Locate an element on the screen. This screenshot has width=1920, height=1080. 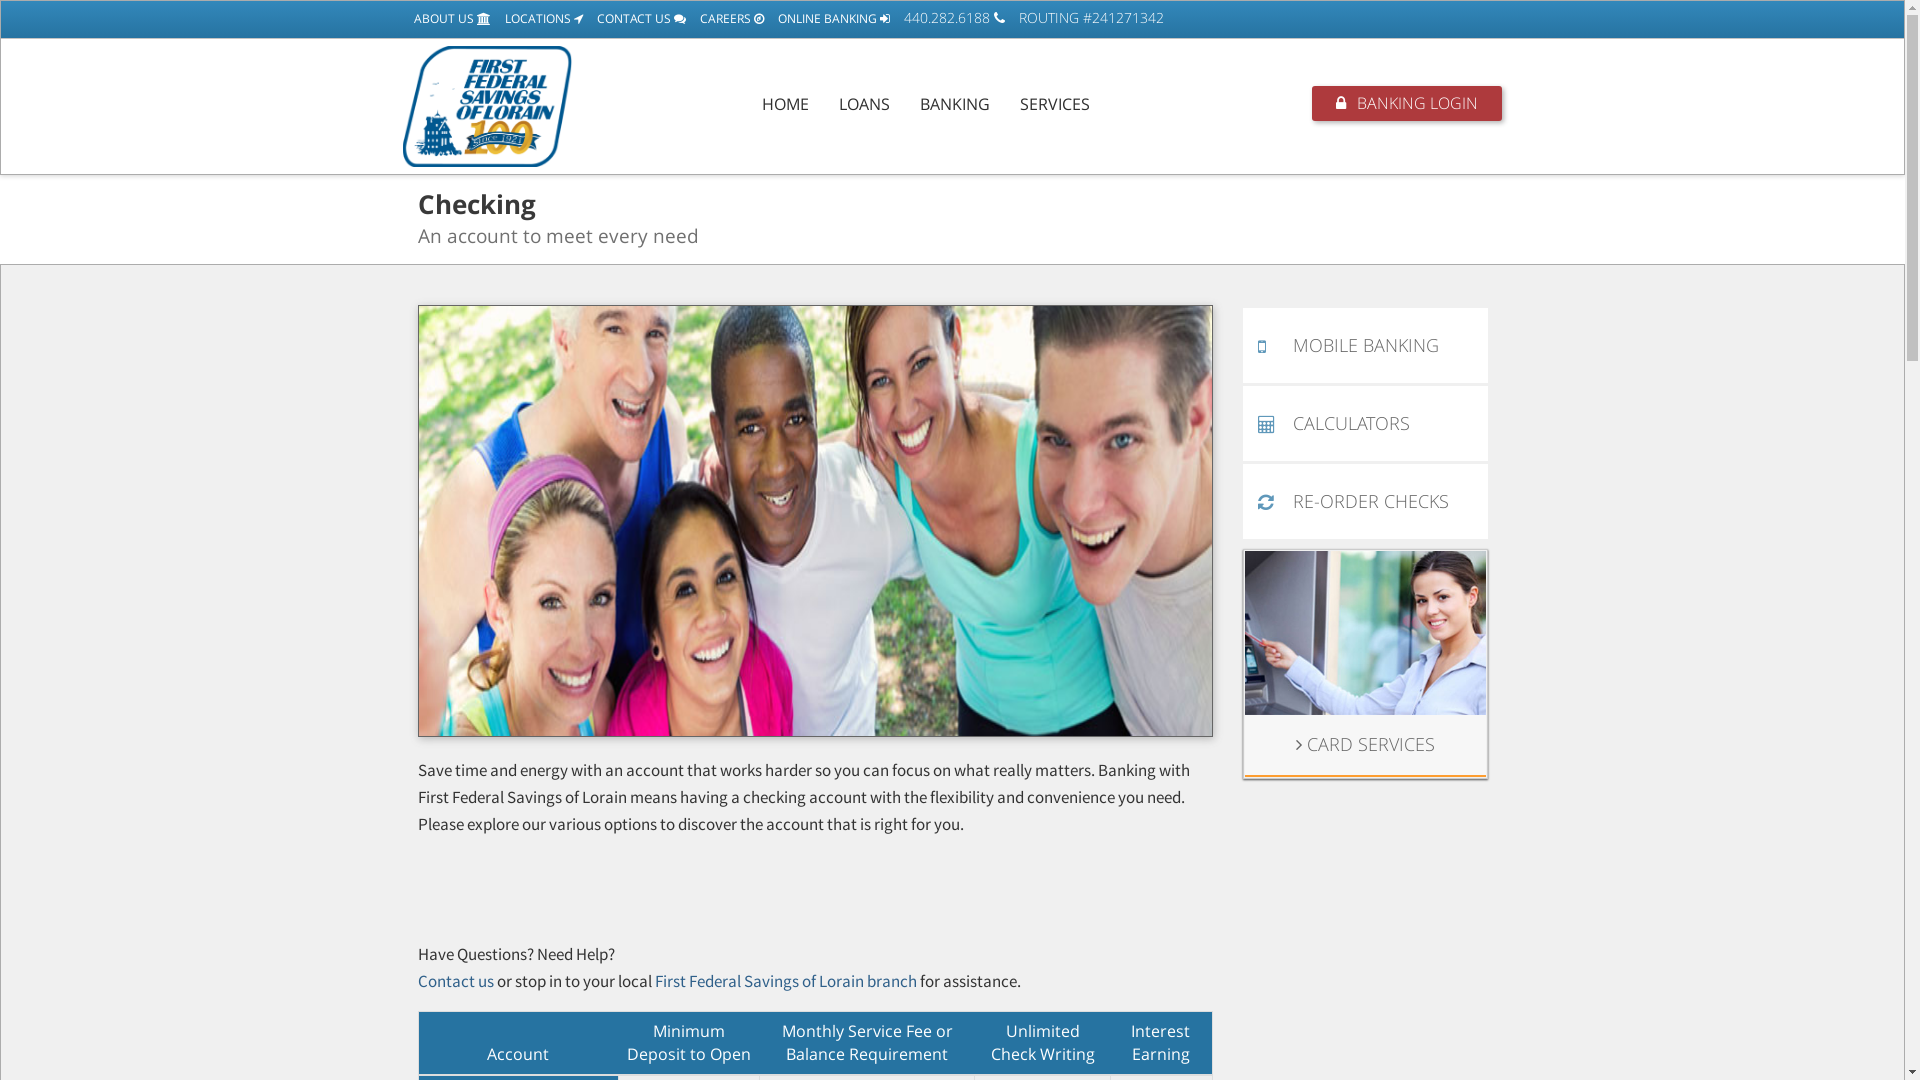
'First Federal Savings of Lorain branch' is located at coordinates (784, 979).